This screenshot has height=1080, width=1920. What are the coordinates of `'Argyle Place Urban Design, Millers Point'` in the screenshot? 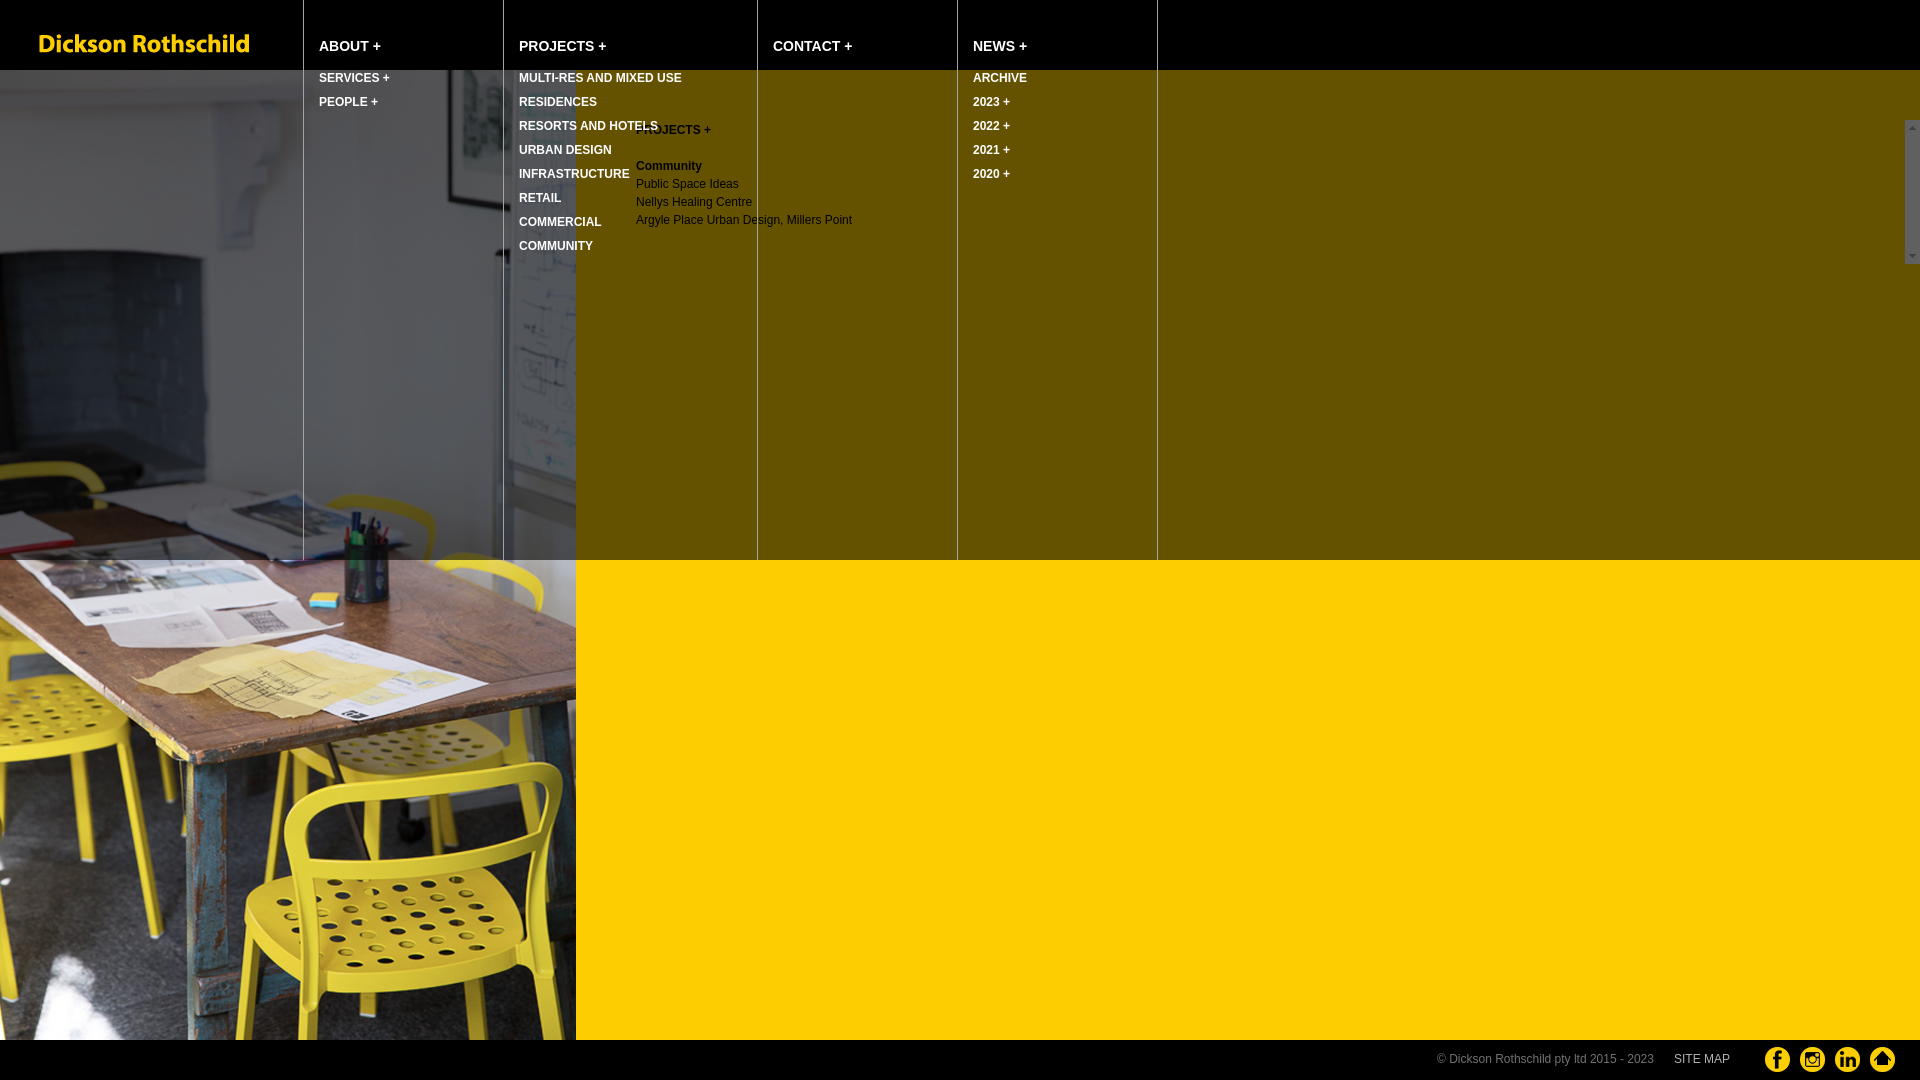 It's located at (634, 219).